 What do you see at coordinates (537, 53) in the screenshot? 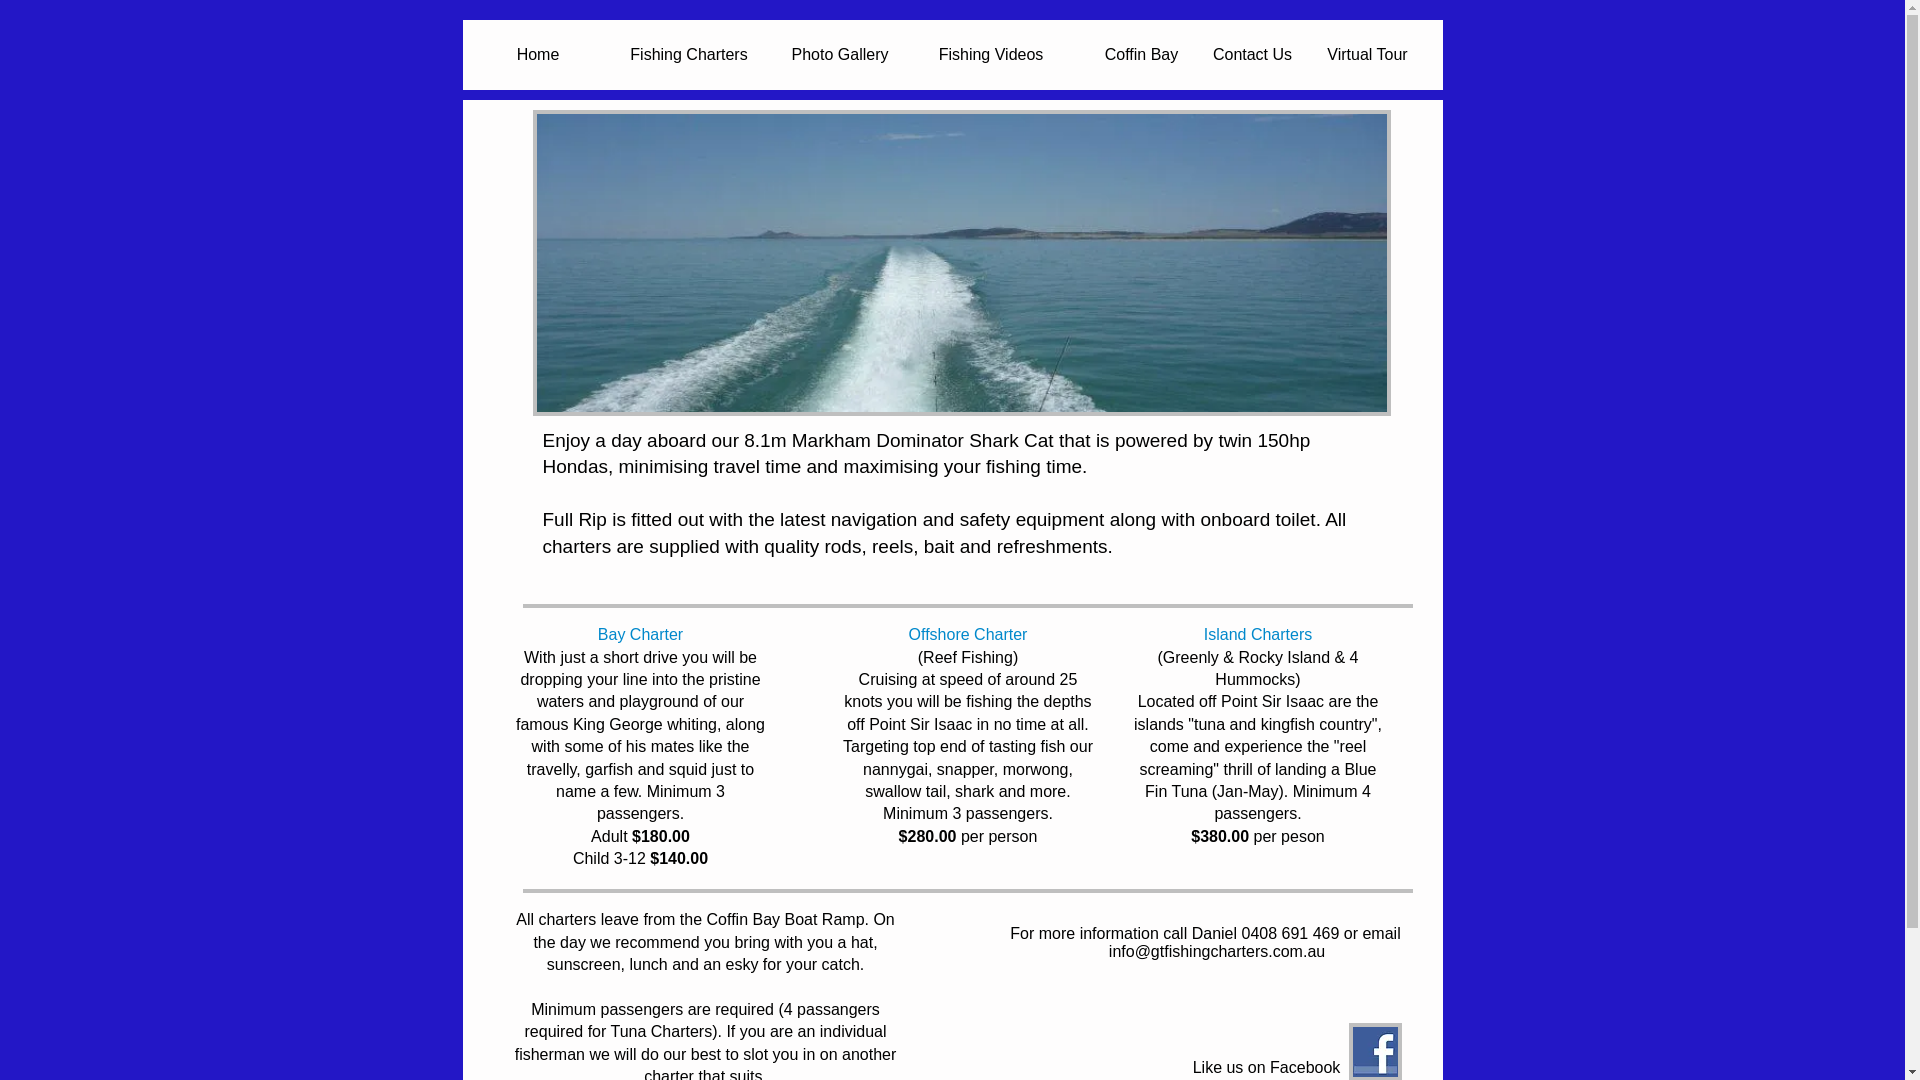
I see `'Home'` at bounding box center [537, 53].